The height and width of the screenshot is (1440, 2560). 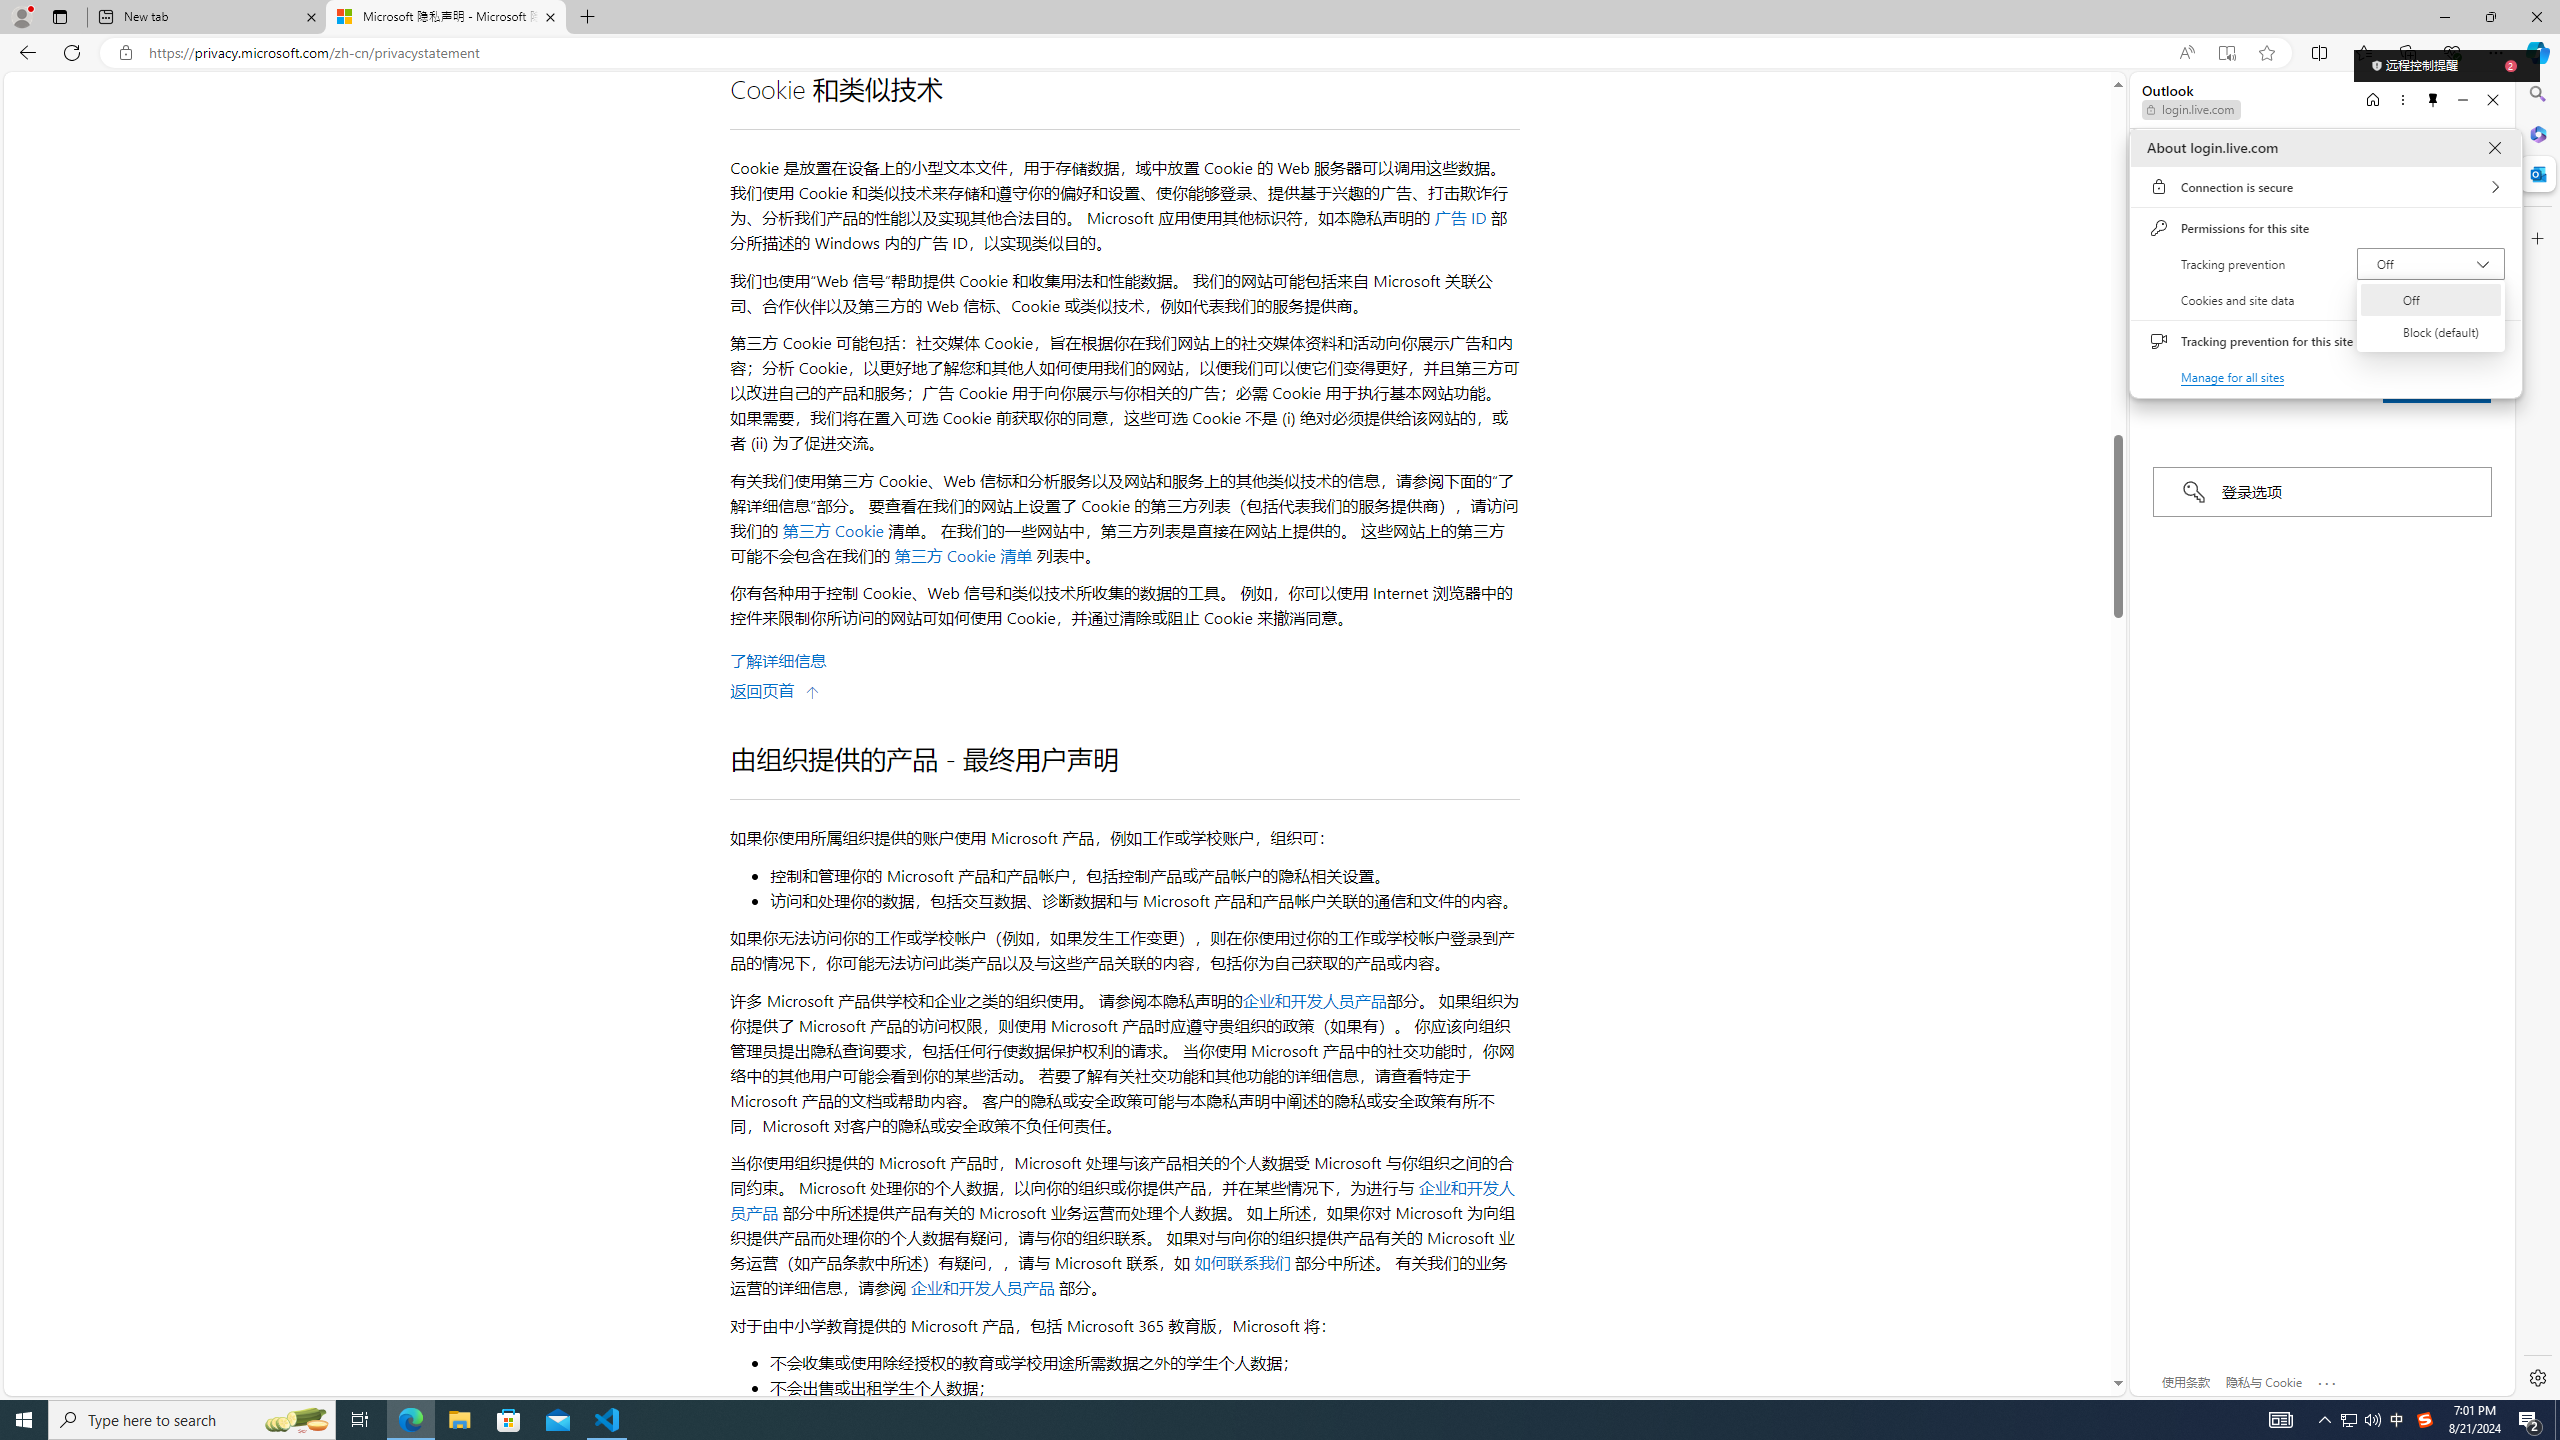 What do you see at coordinates (358, 1418) in the screenshot?
I see `'Task View'` at bounding box center [358, 1418].